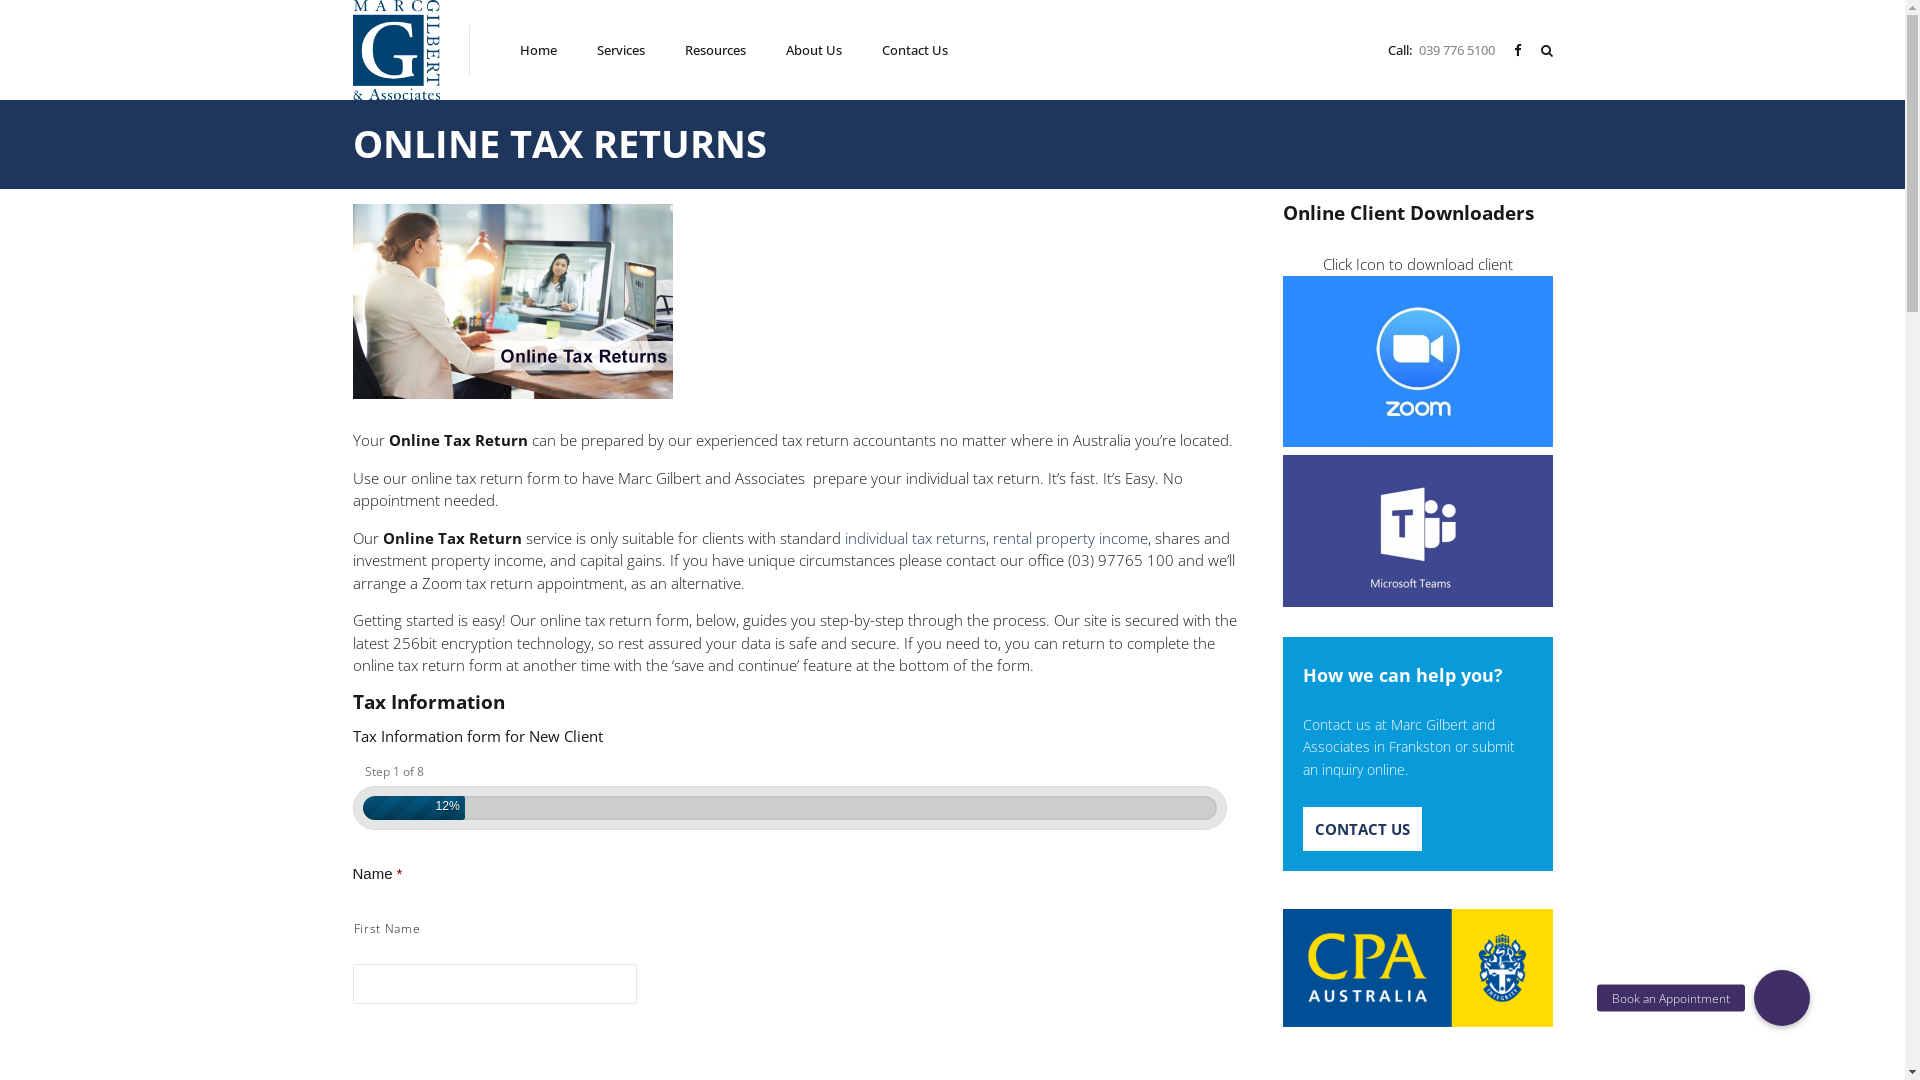 The width and height of the screenshot is (1920, 1080). What do you see at coordinates (519, 49) in the screenshot?
I see `'Home'` at bounding box center [519, 49].